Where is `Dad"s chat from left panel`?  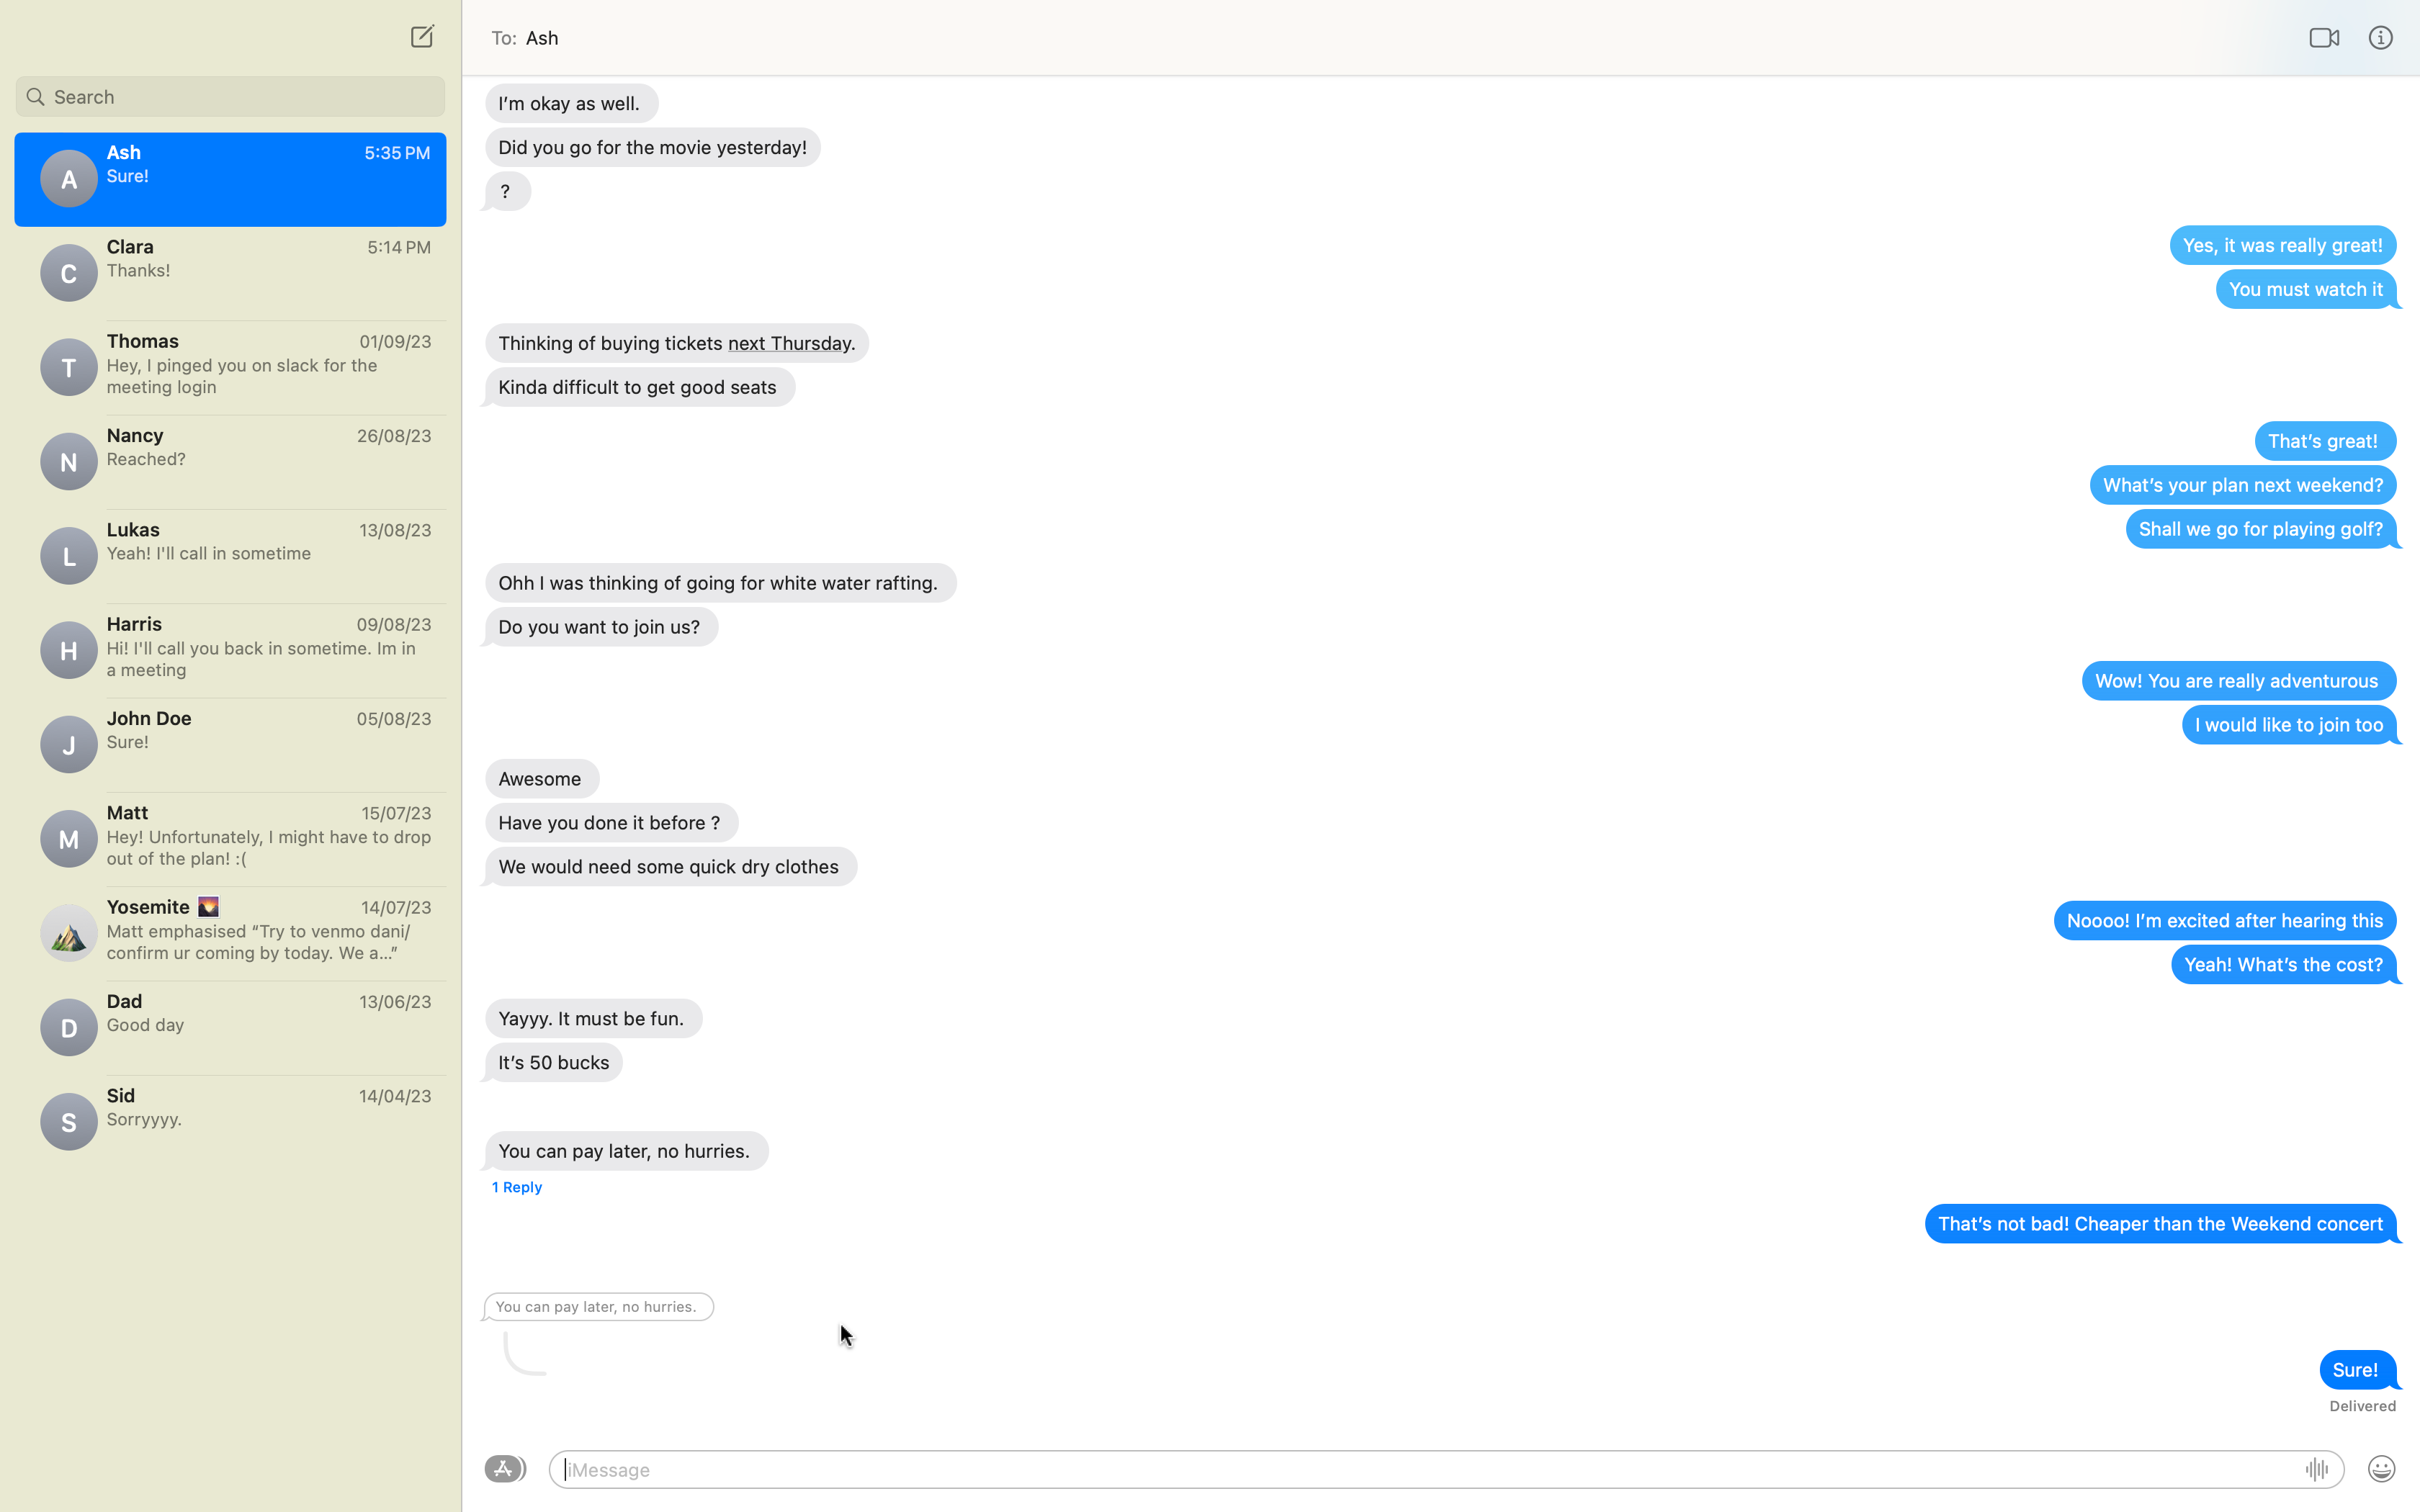 Dad"s chat from left panel is located at coordinates (229, 1020).